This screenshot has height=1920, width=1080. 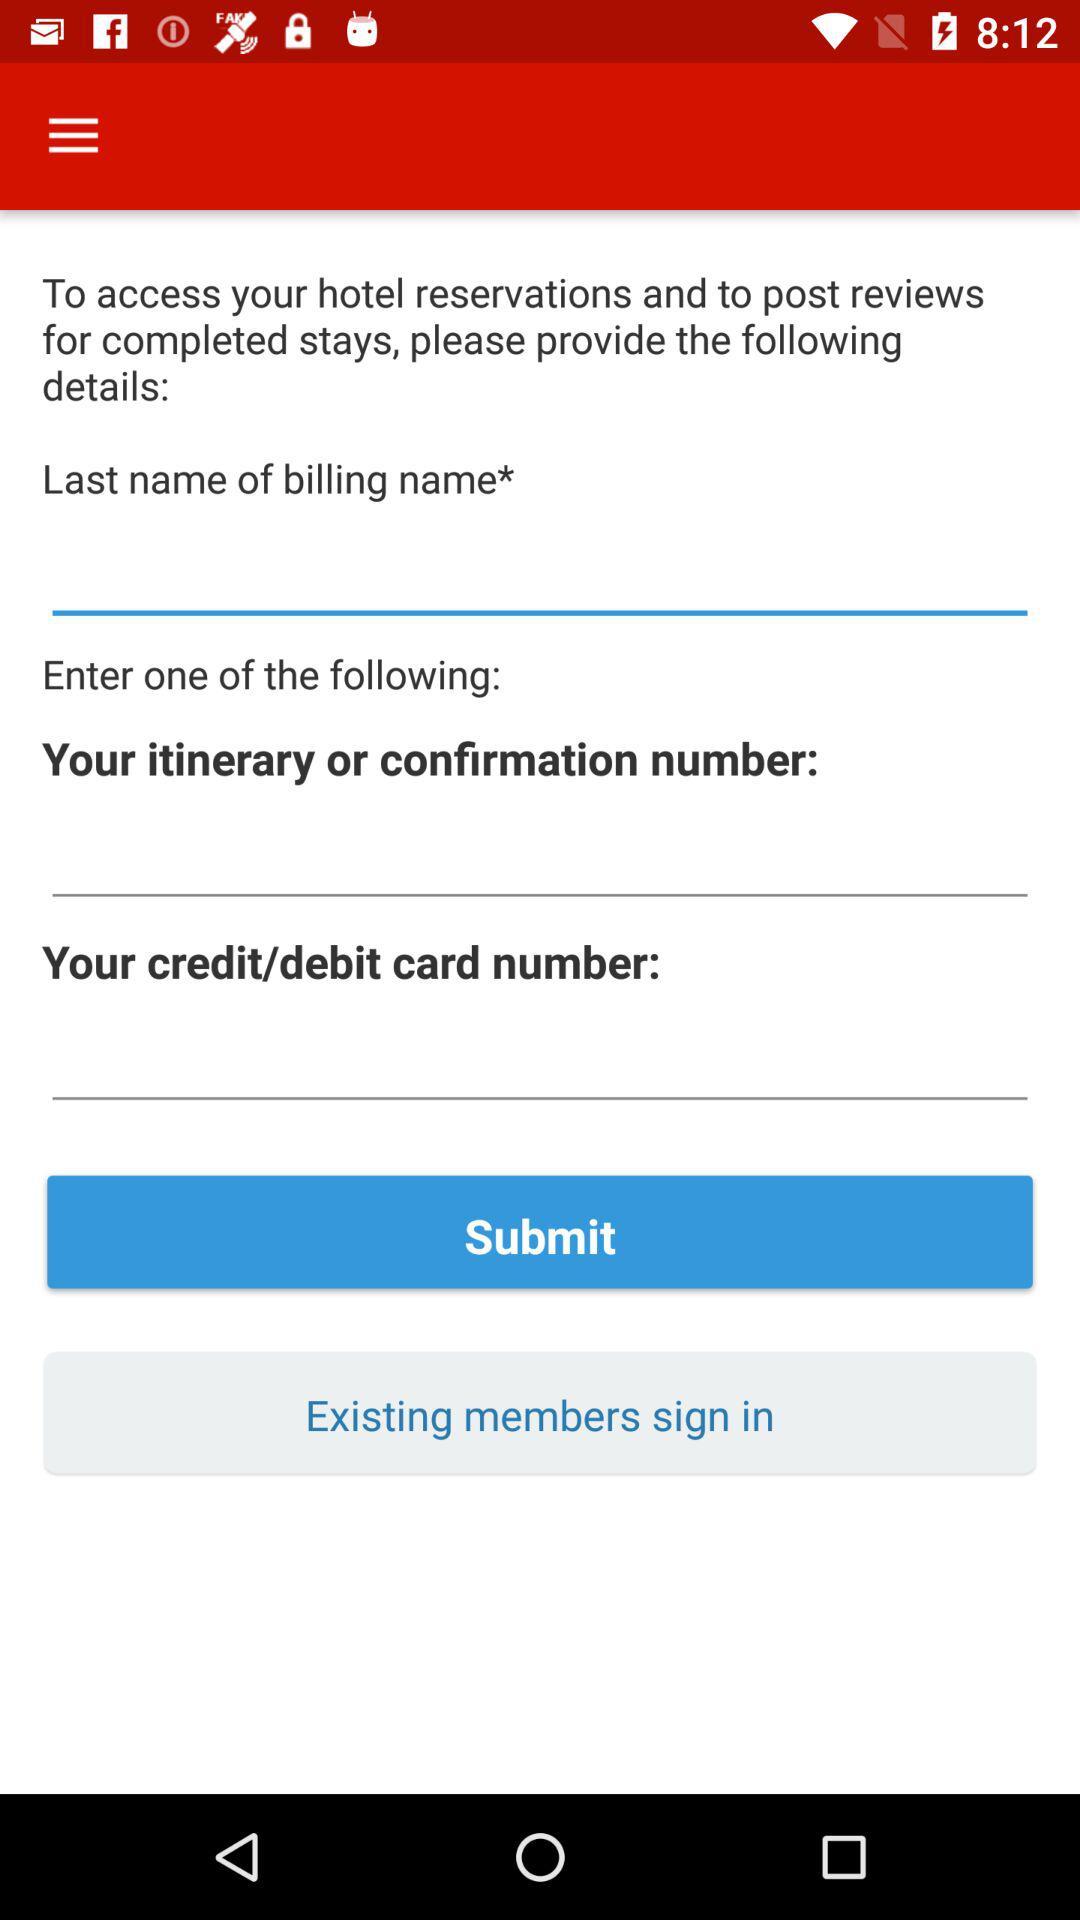 I want to click on existing members sign item, so click(x=540, y=1413).